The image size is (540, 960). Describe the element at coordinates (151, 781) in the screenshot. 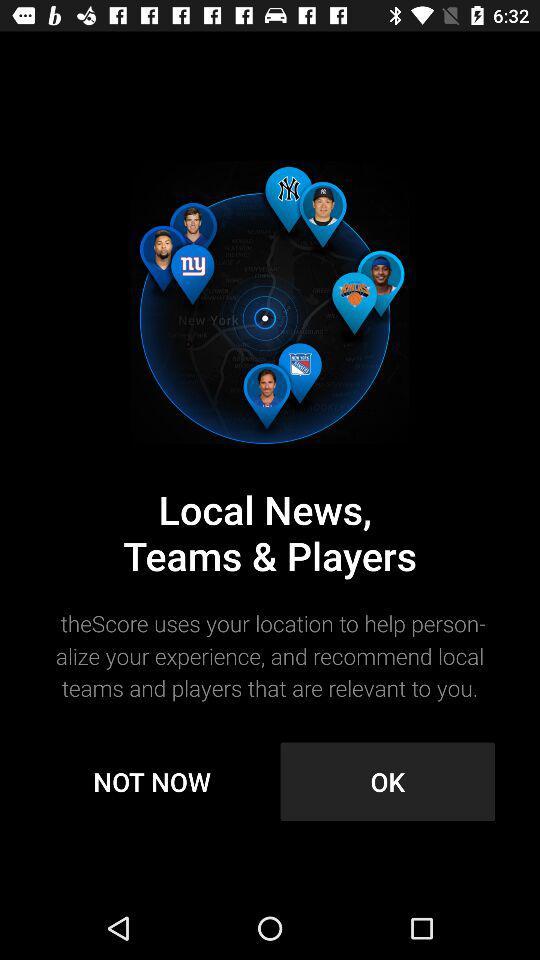

I see `the not now item` at that location.